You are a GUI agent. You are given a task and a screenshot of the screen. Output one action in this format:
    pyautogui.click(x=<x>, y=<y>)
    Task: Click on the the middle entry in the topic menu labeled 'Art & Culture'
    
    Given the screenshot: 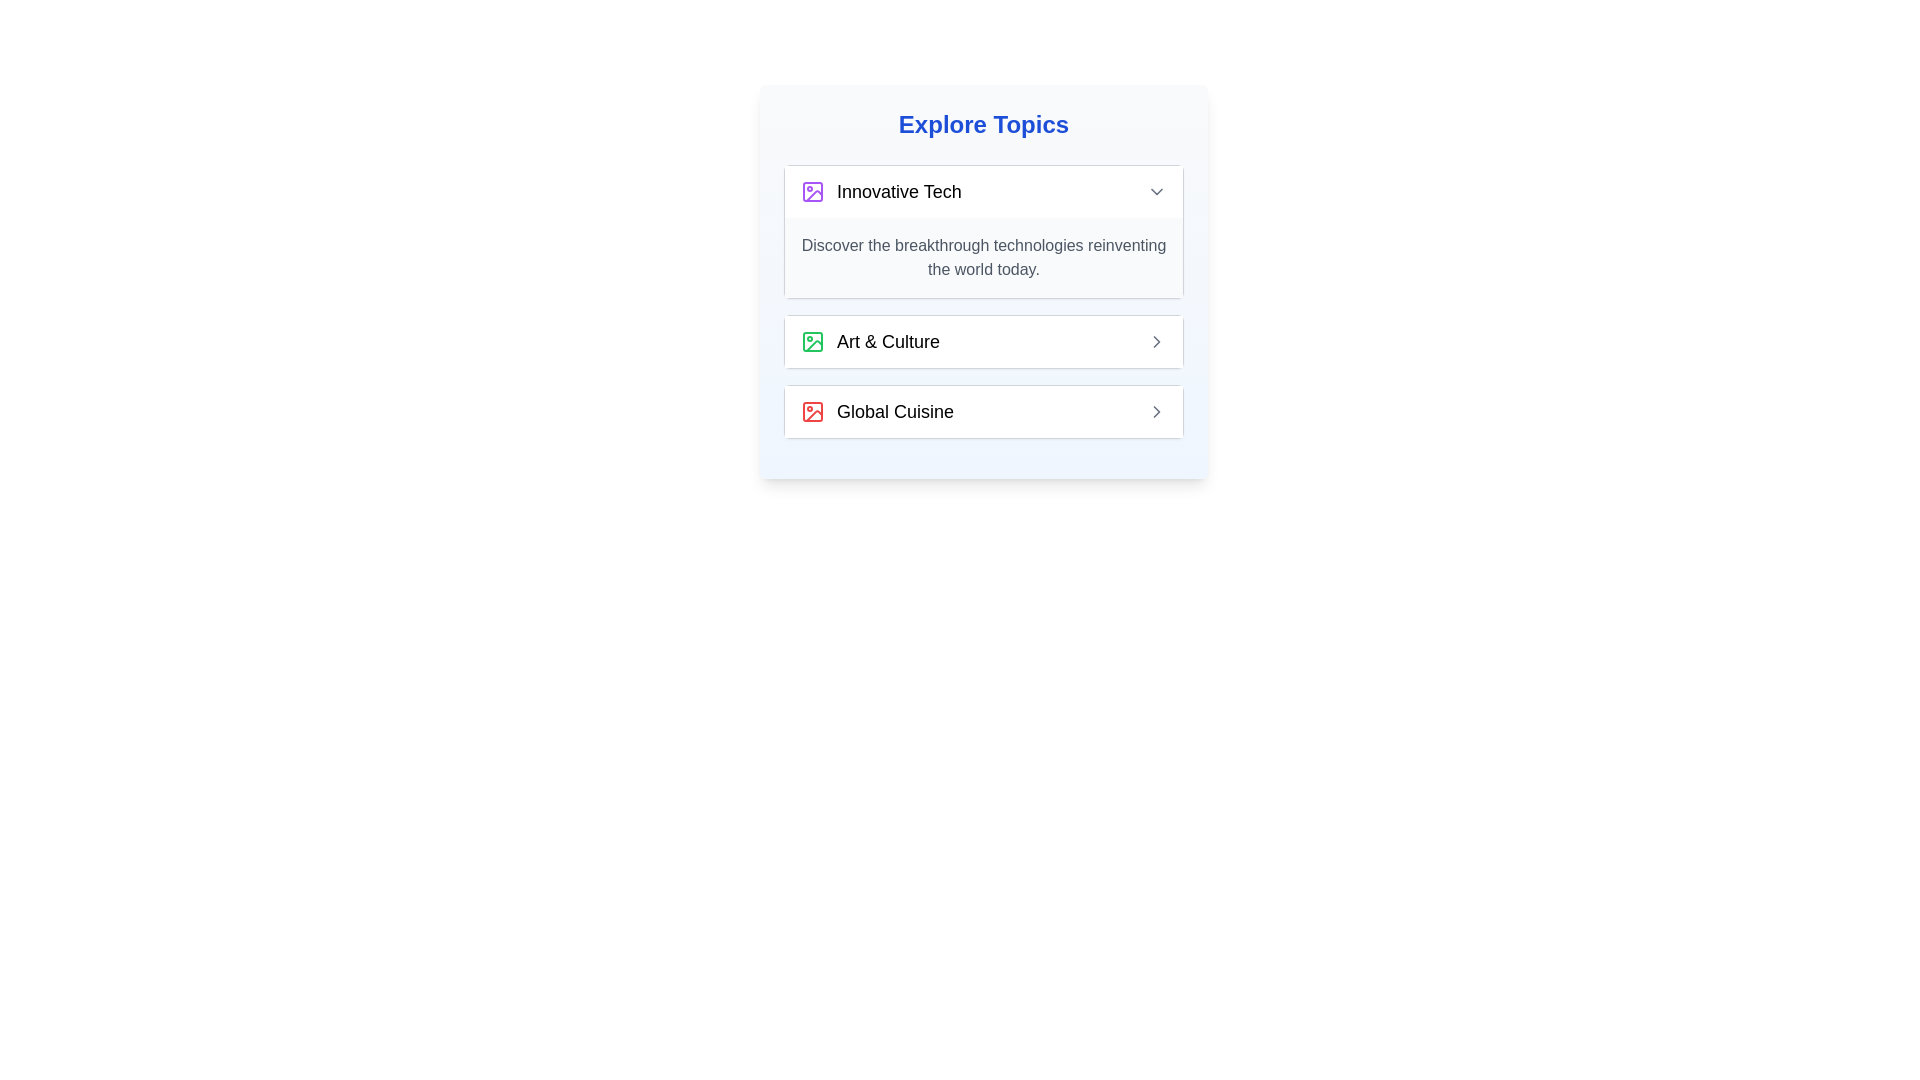 What is the action you would take?
    pyautogui.click(x=887, y=341)
    